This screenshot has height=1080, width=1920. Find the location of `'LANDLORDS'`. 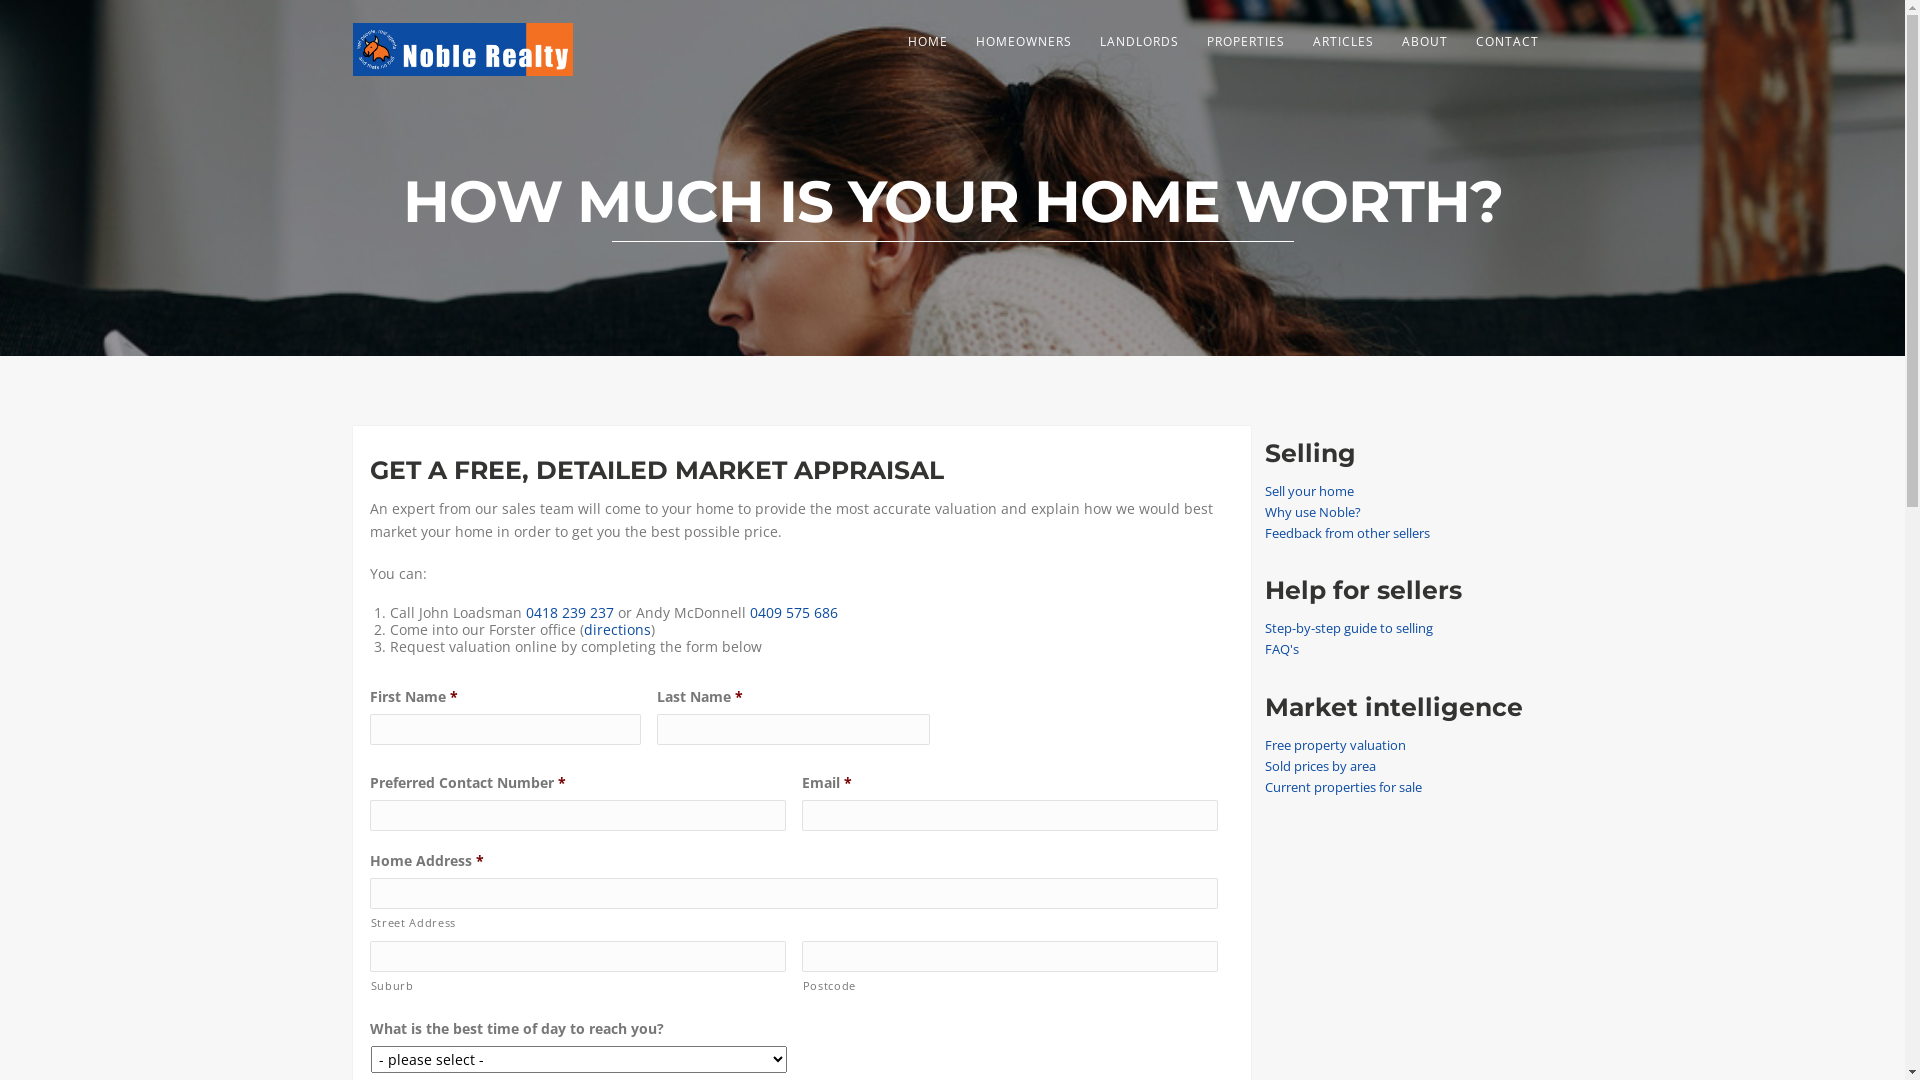

'LANDLORDS' is located at coordinates (1139, 42).